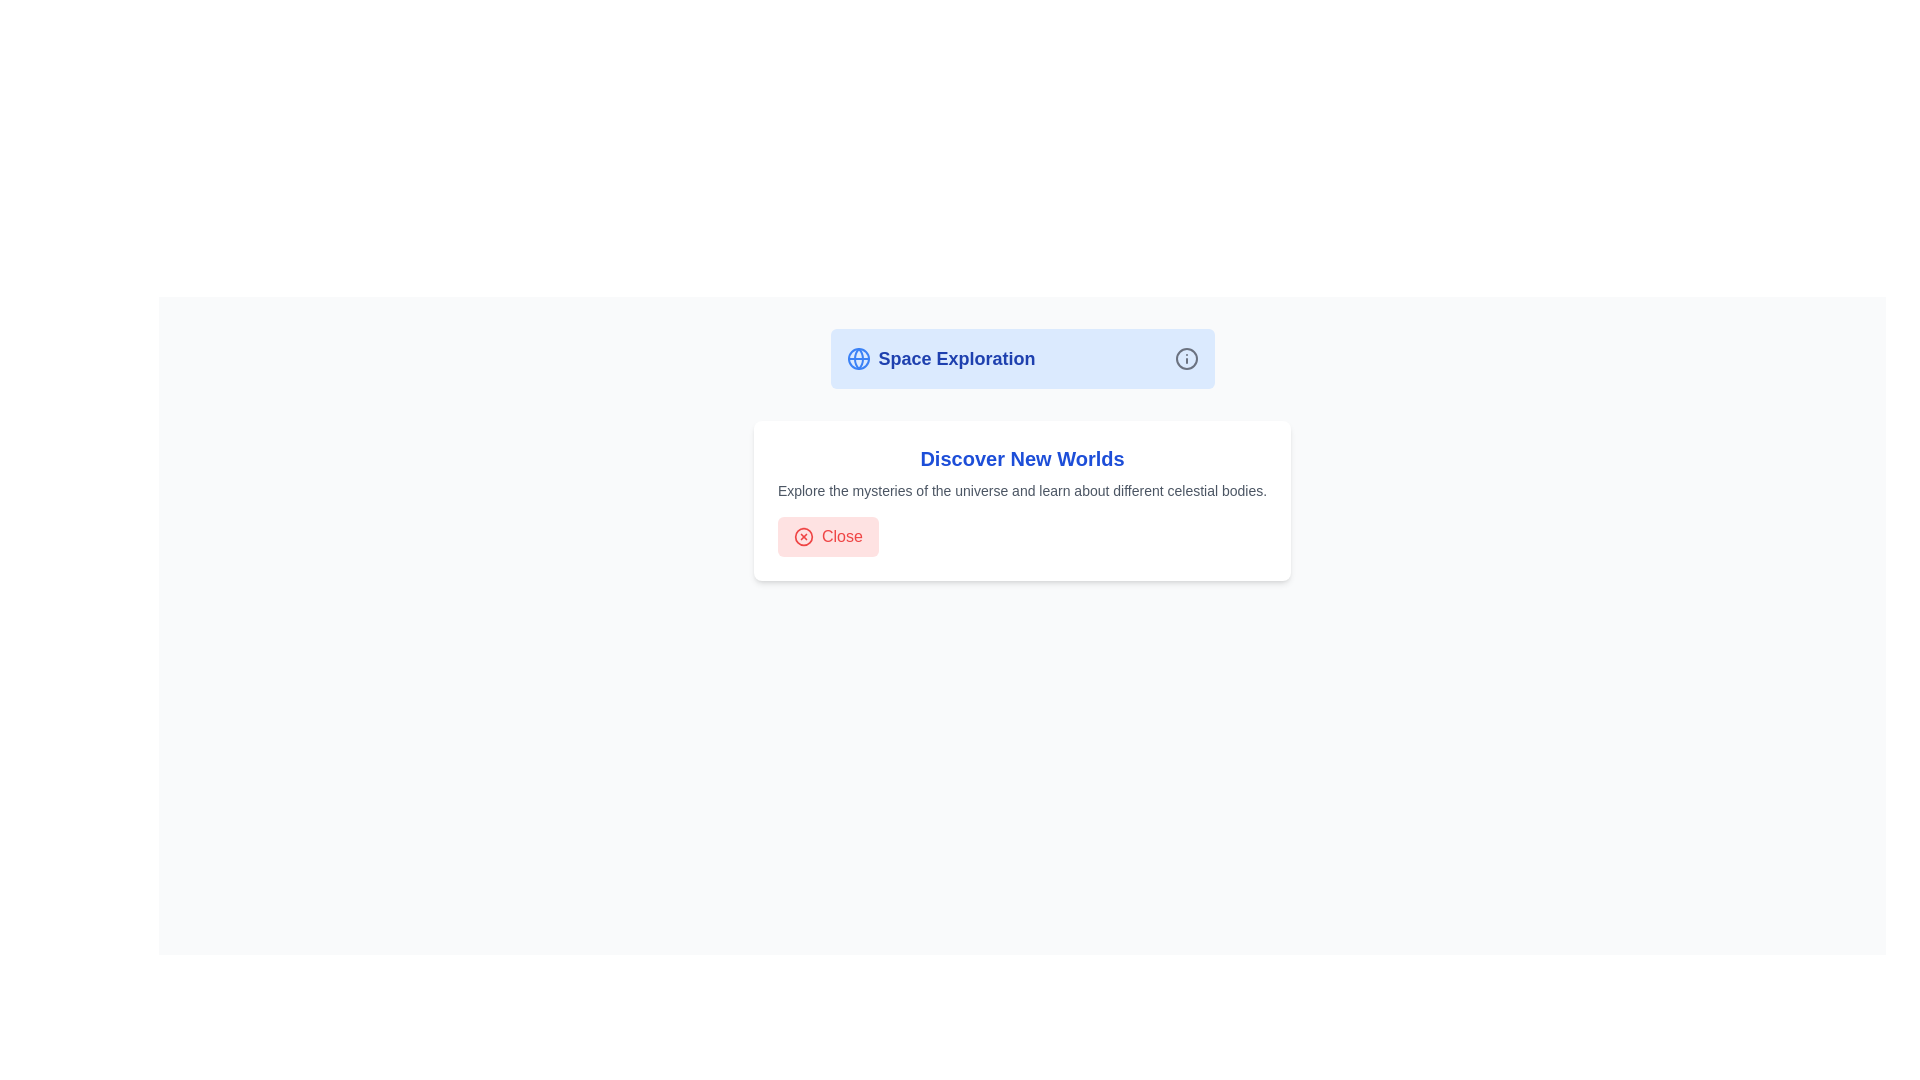 This screenshot has width=1920, height=1080. Describe the element at coordinates (803, 535) in the screenshot. I see `the red circular icon with an 'X' inside it, located on the left side of the 'Close' button` at that location.